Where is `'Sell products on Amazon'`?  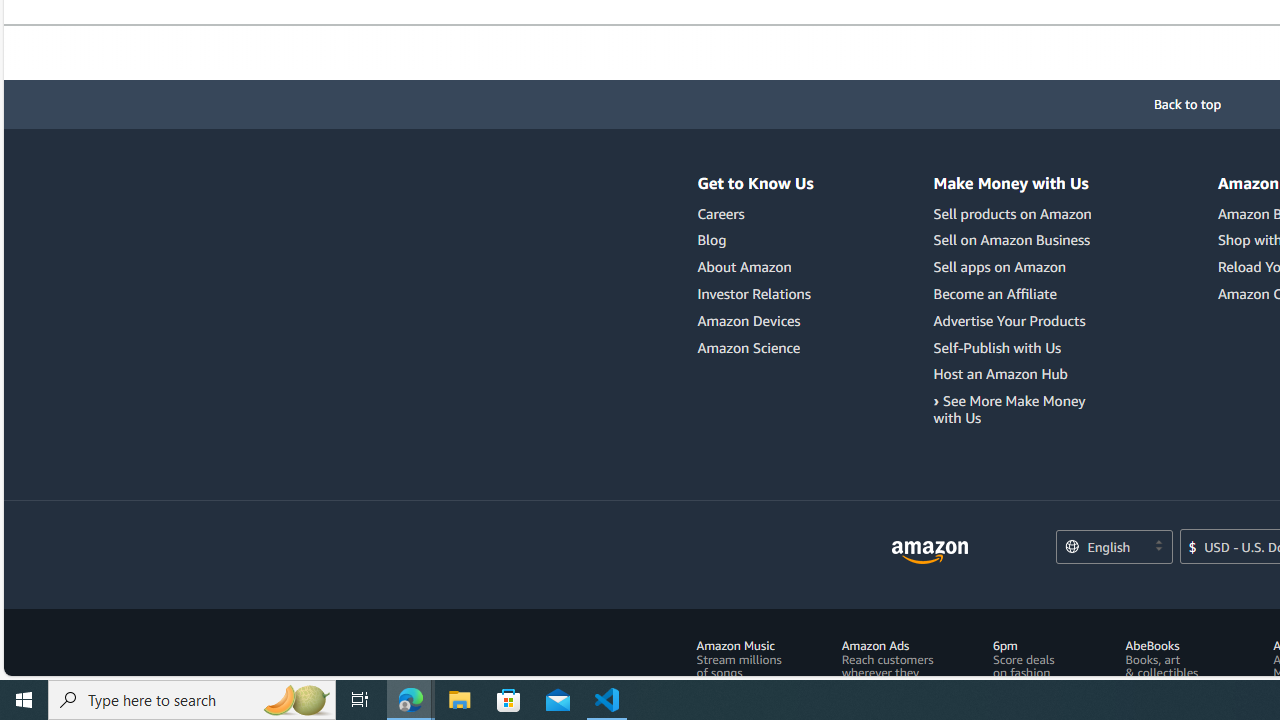
'Sell products on Amazon' is located at coordinates (1015, 214).